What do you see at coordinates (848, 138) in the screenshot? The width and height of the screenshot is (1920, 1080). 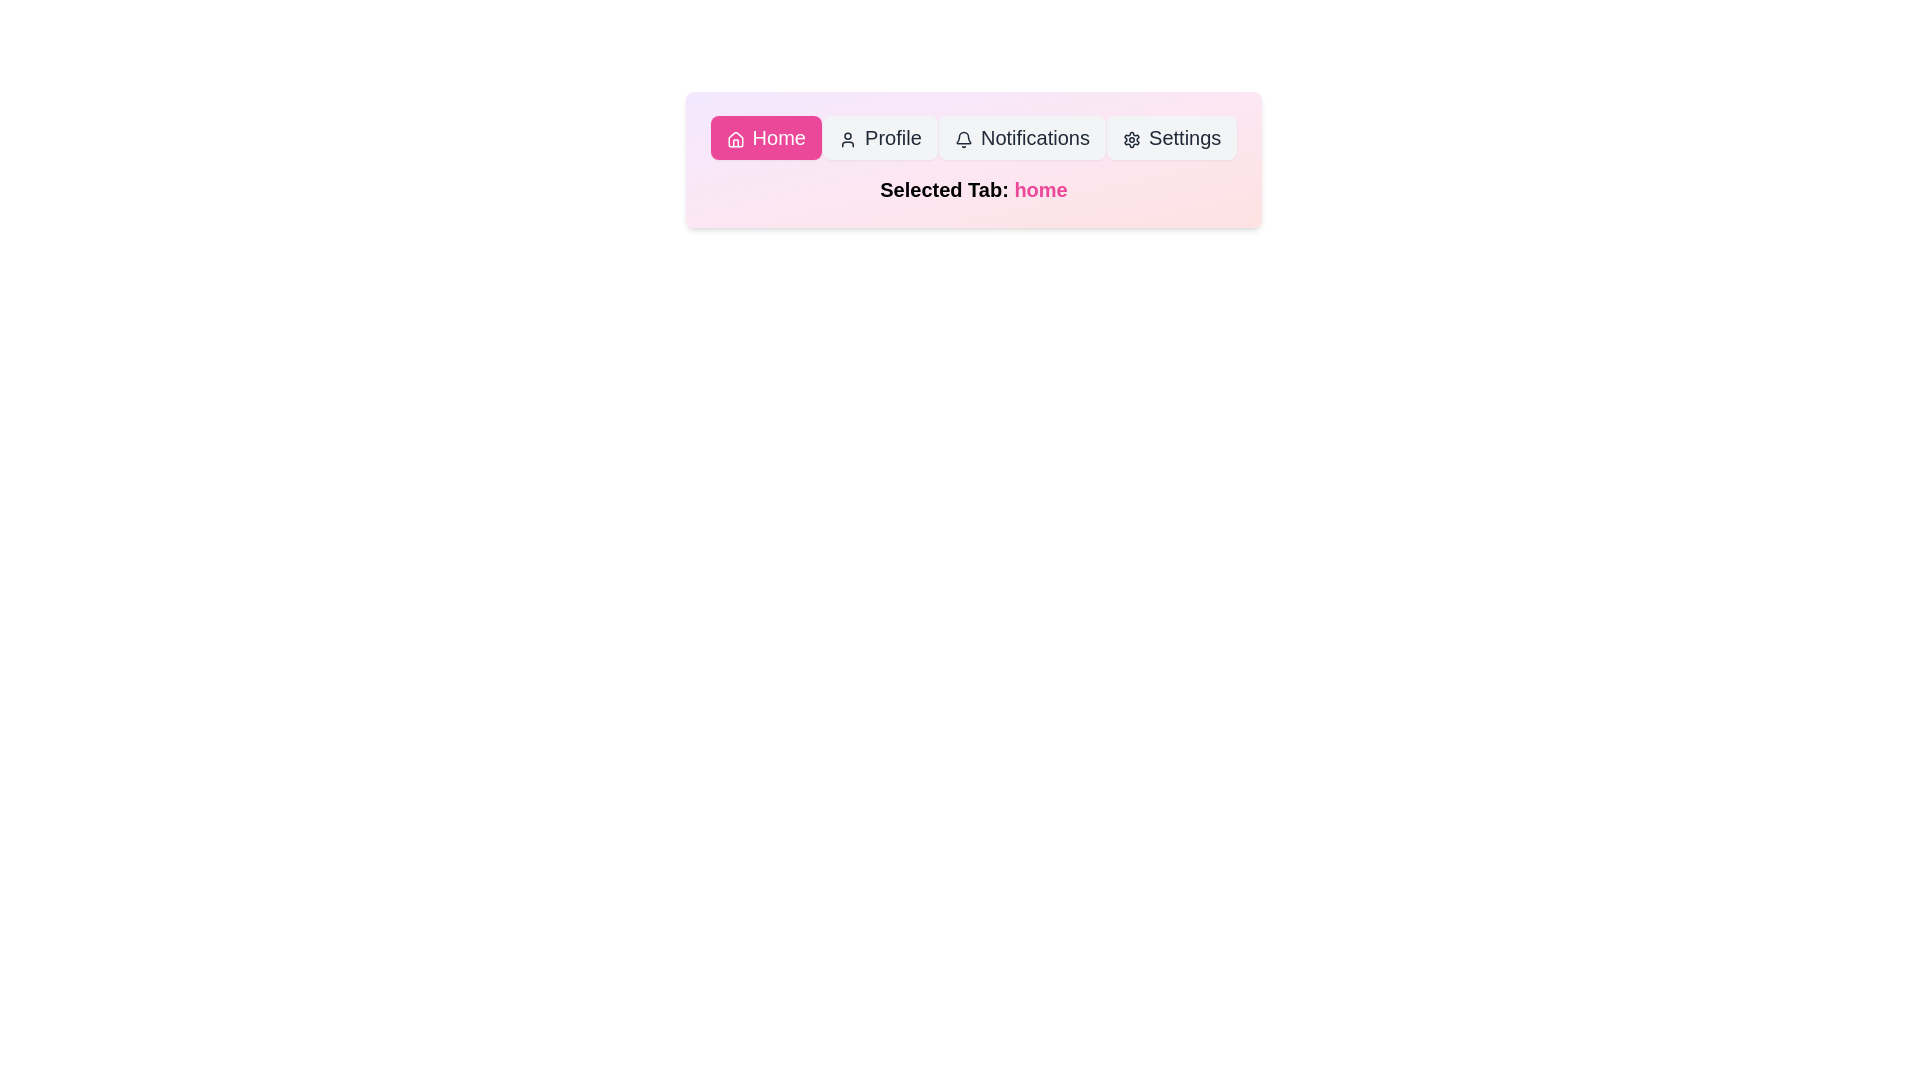 I see `the 'Profile' SVG Icon located to the left of the text 'Profile' in the navigation menu` at bounding box center [848, 138].